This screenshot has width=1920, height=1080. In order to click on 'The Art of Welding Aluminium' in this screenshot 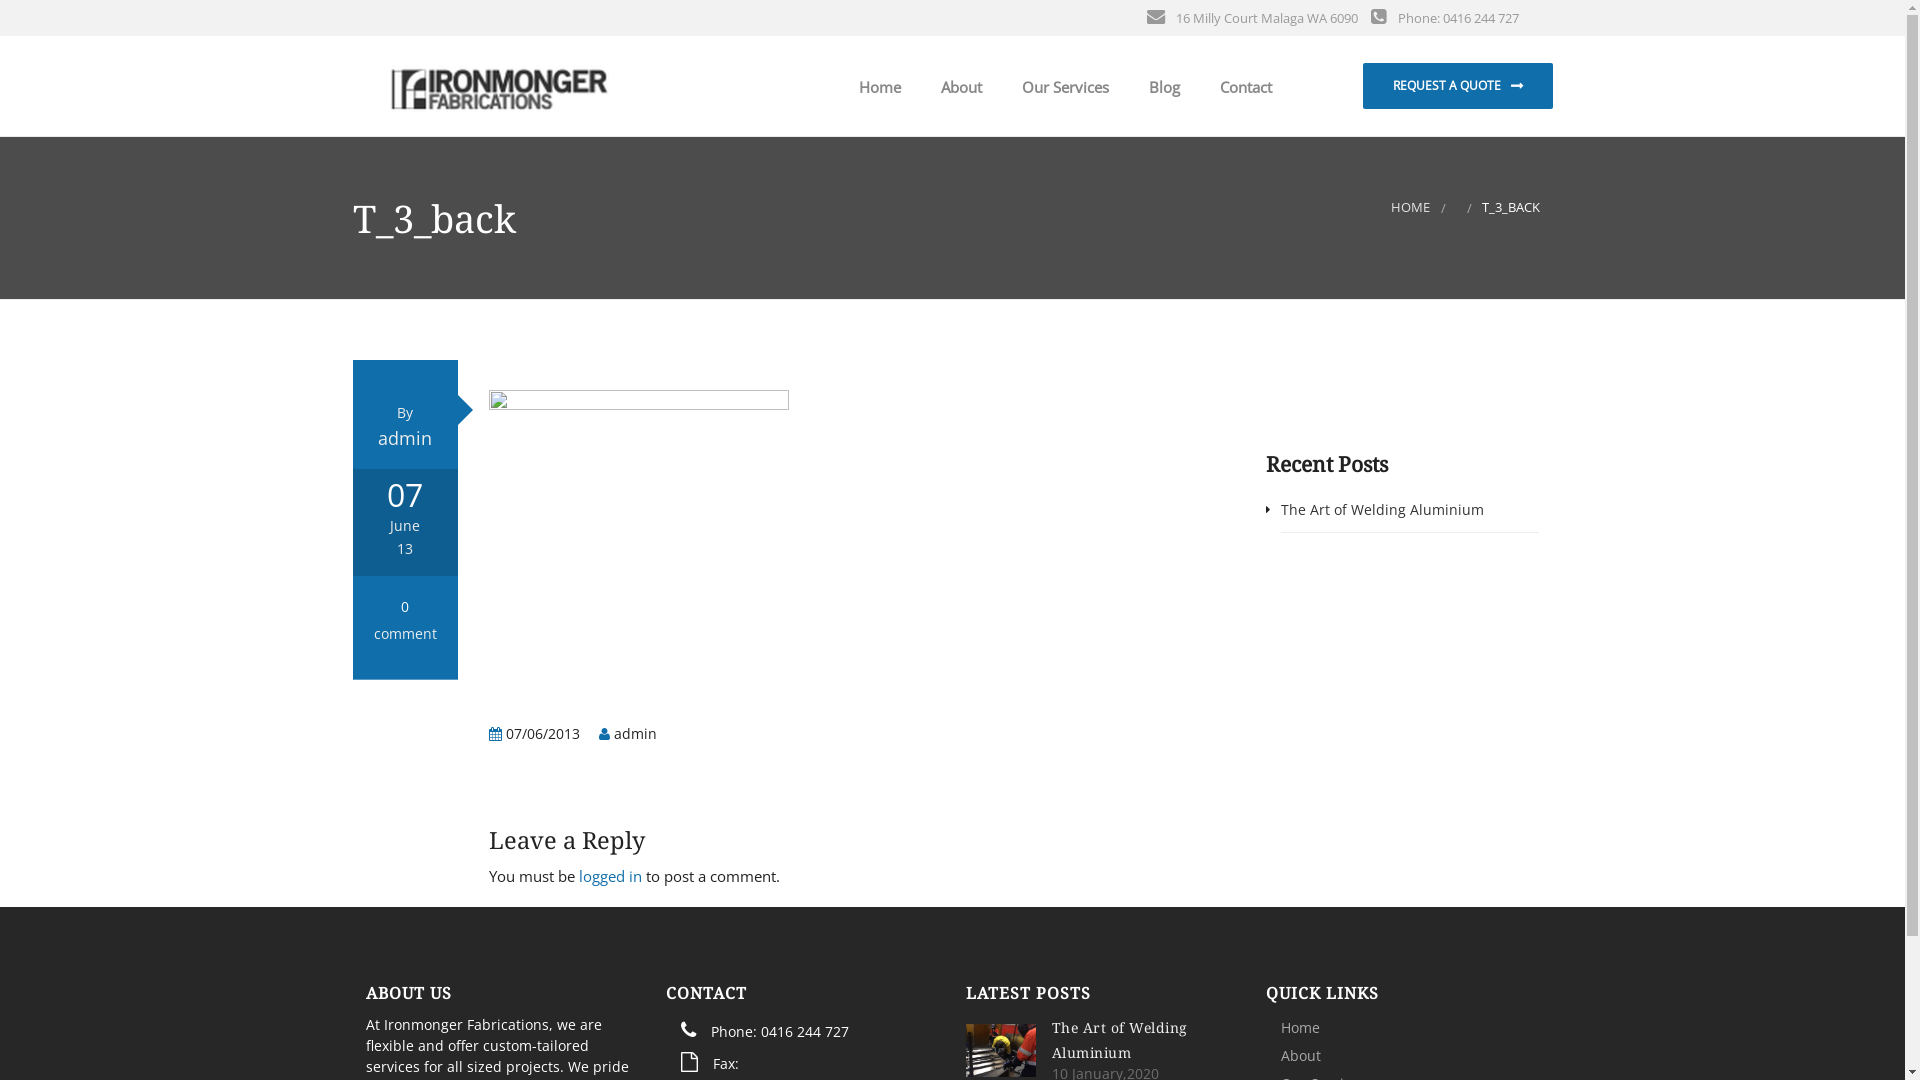, I will do `click(1381, 508)`.